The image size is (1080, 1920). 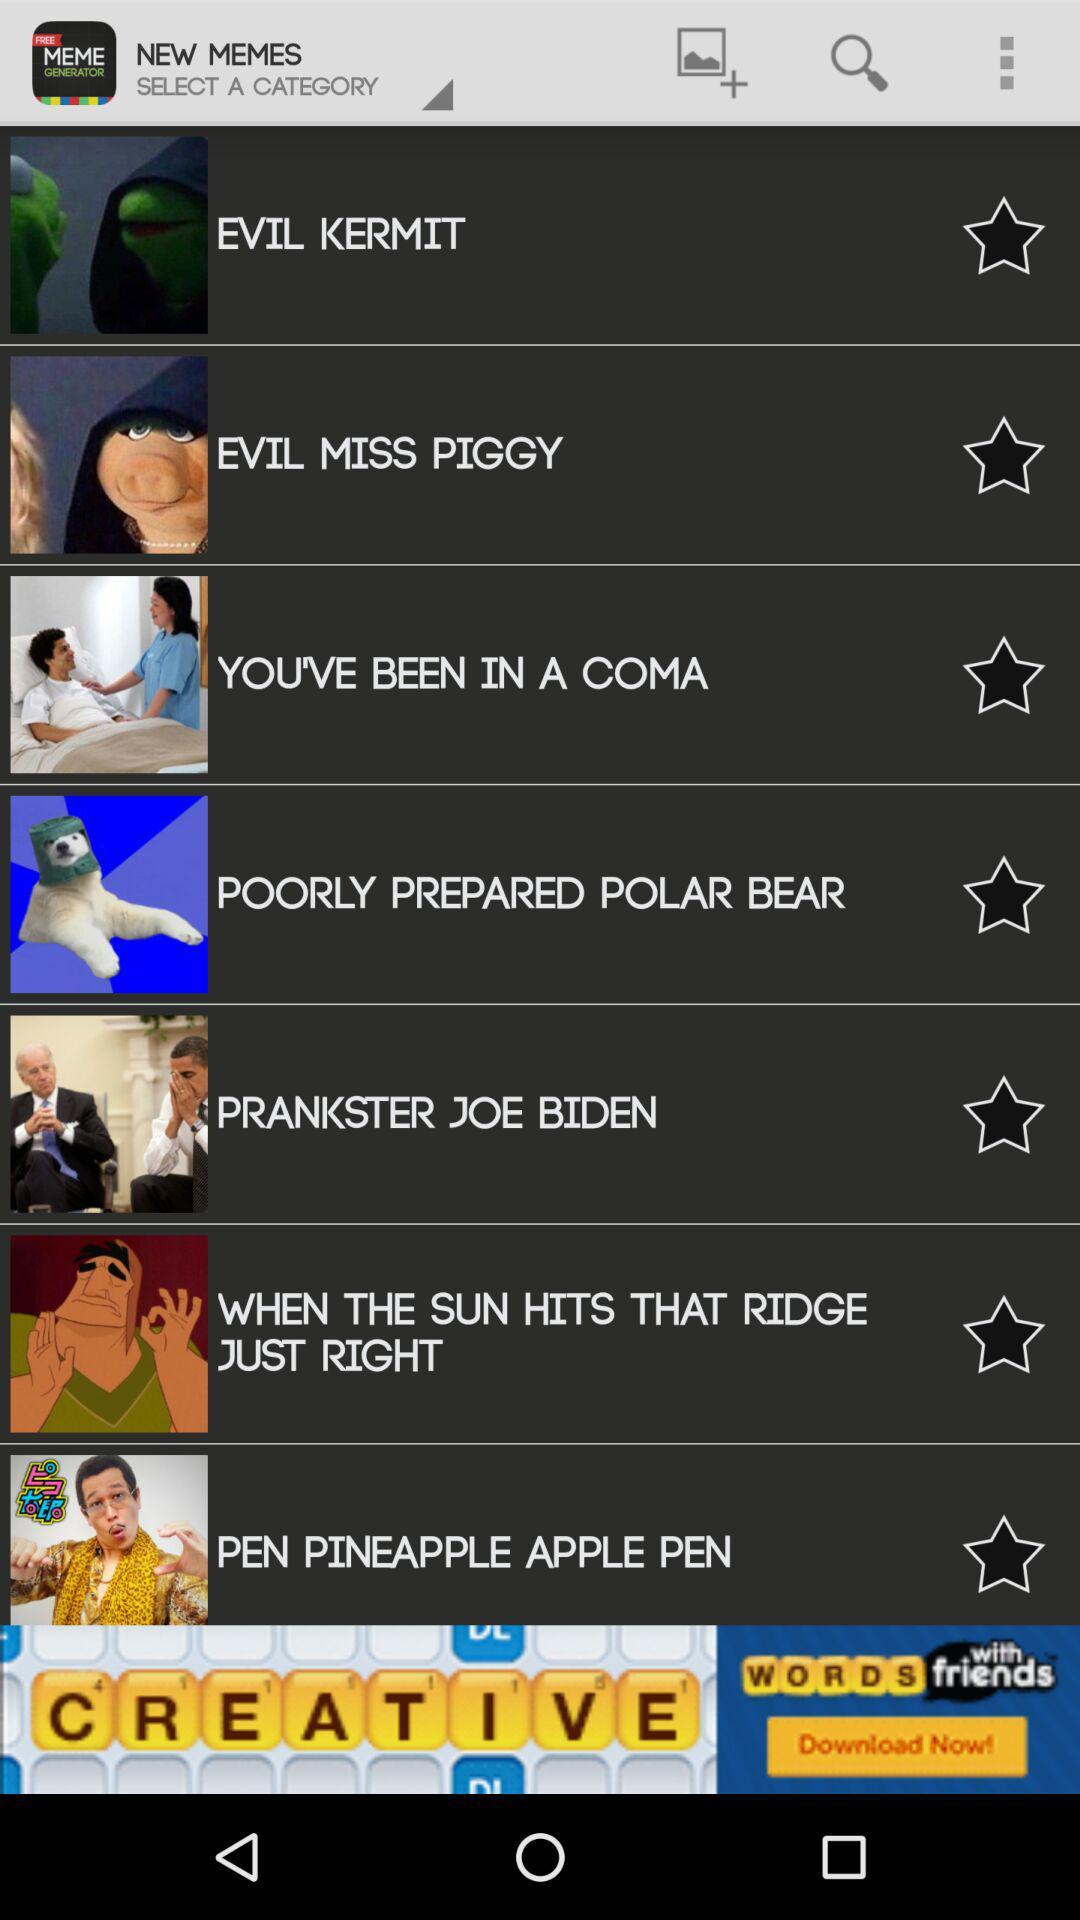 I want to click on rivewi button, so click(x=1003, y=1552).